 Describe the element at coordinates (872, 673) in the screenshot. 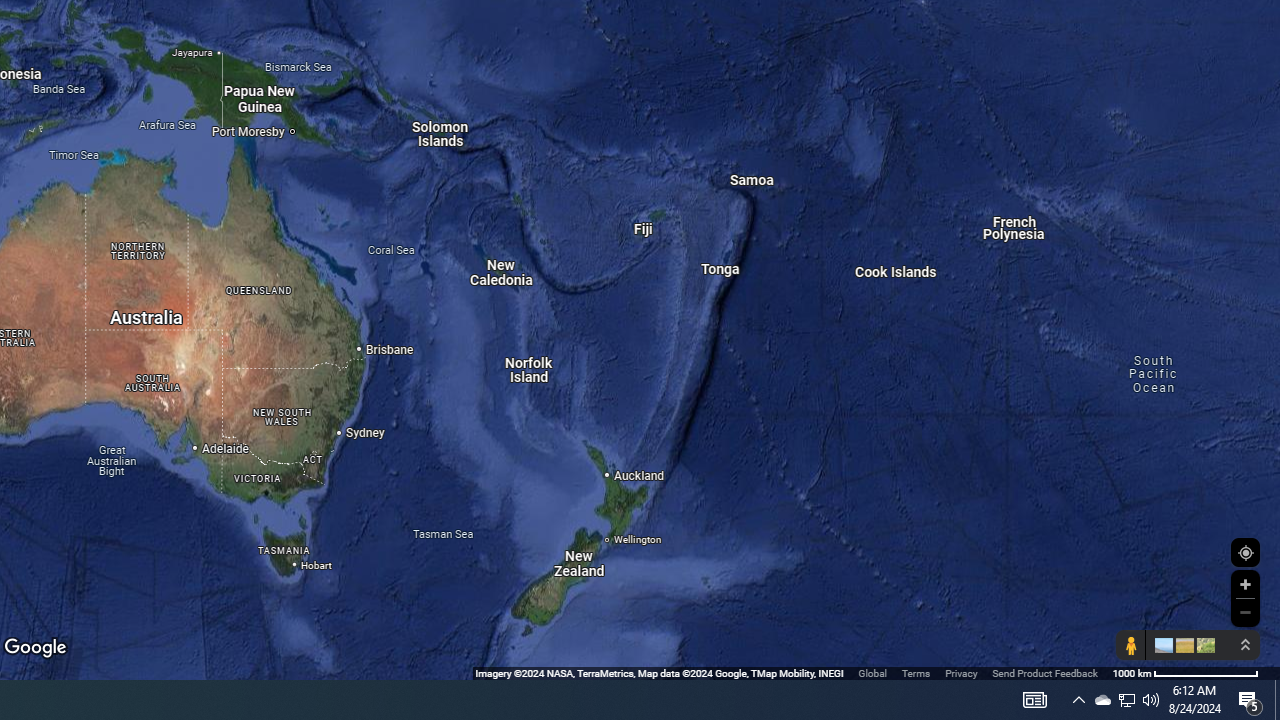

I see `'Global'` at that location.